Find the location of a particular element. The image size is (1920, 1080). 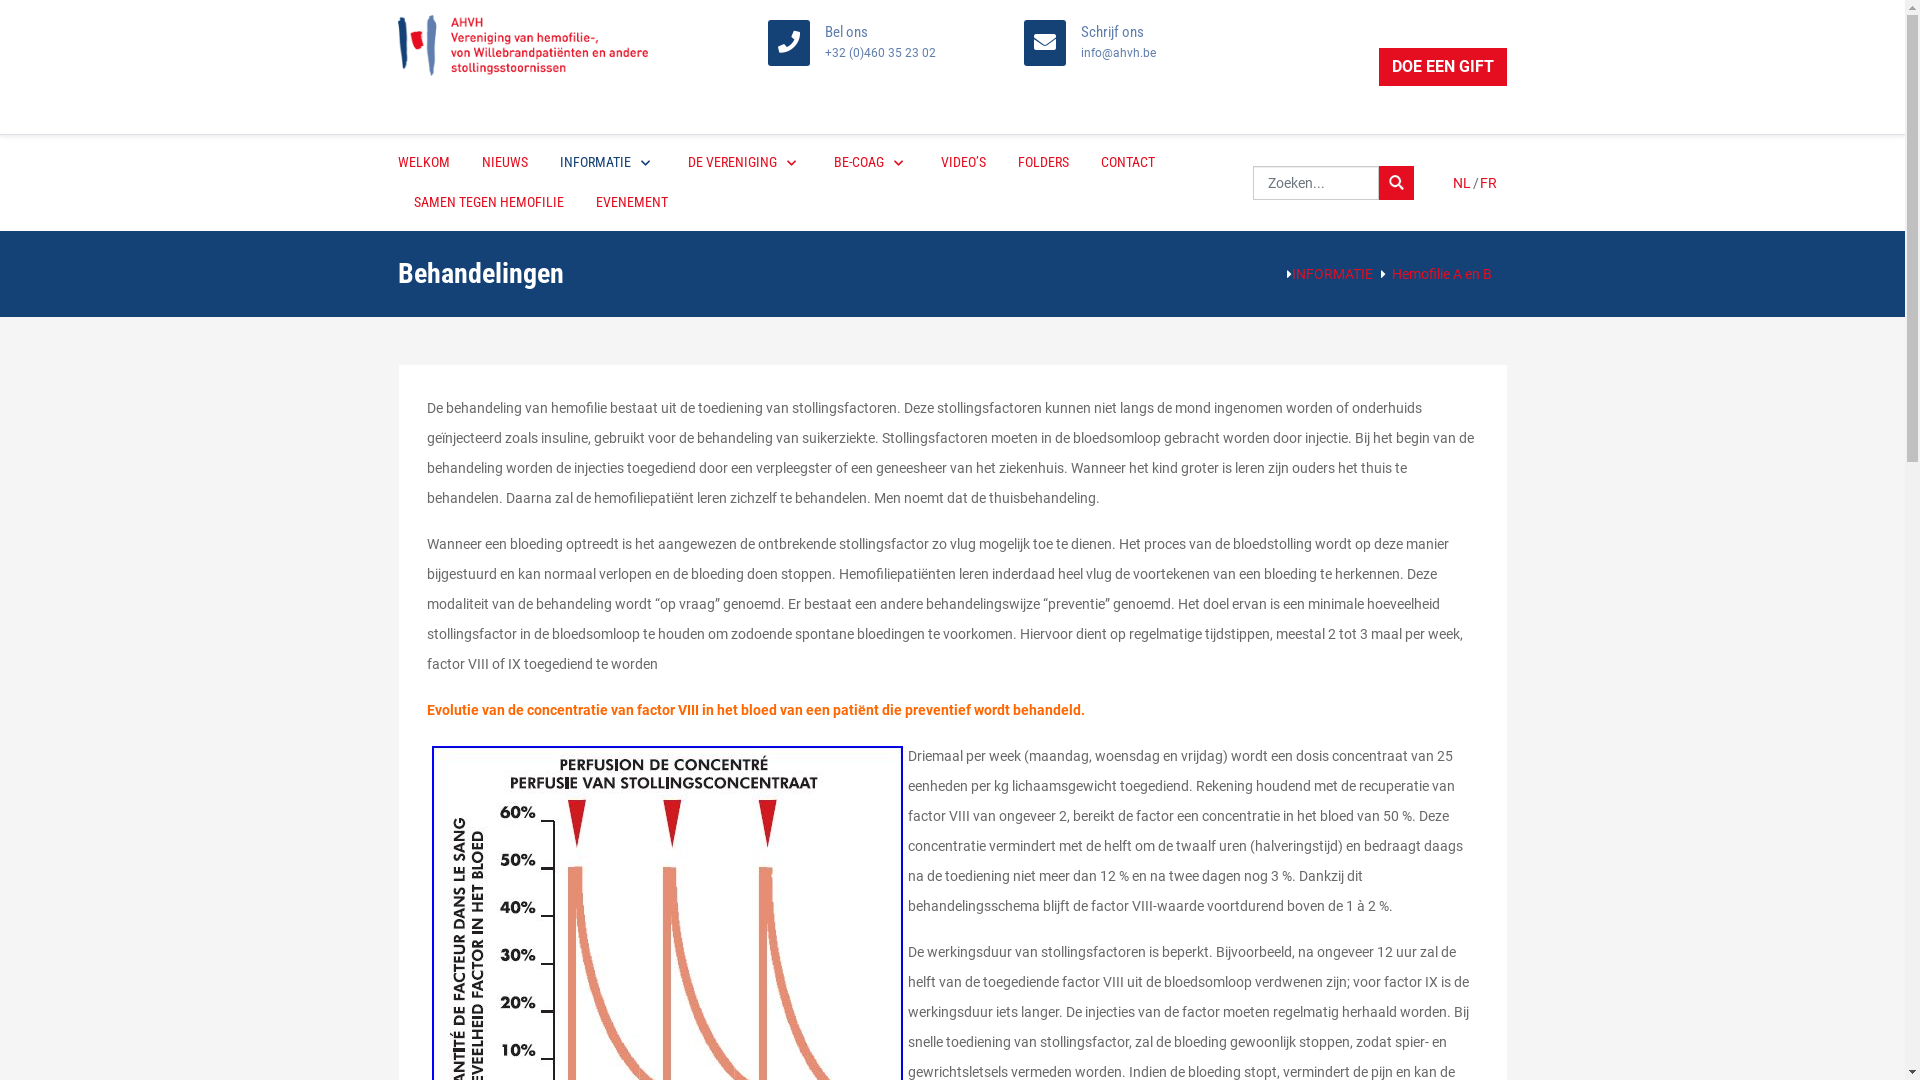

'NL' is located at coordinates (1463, 182).